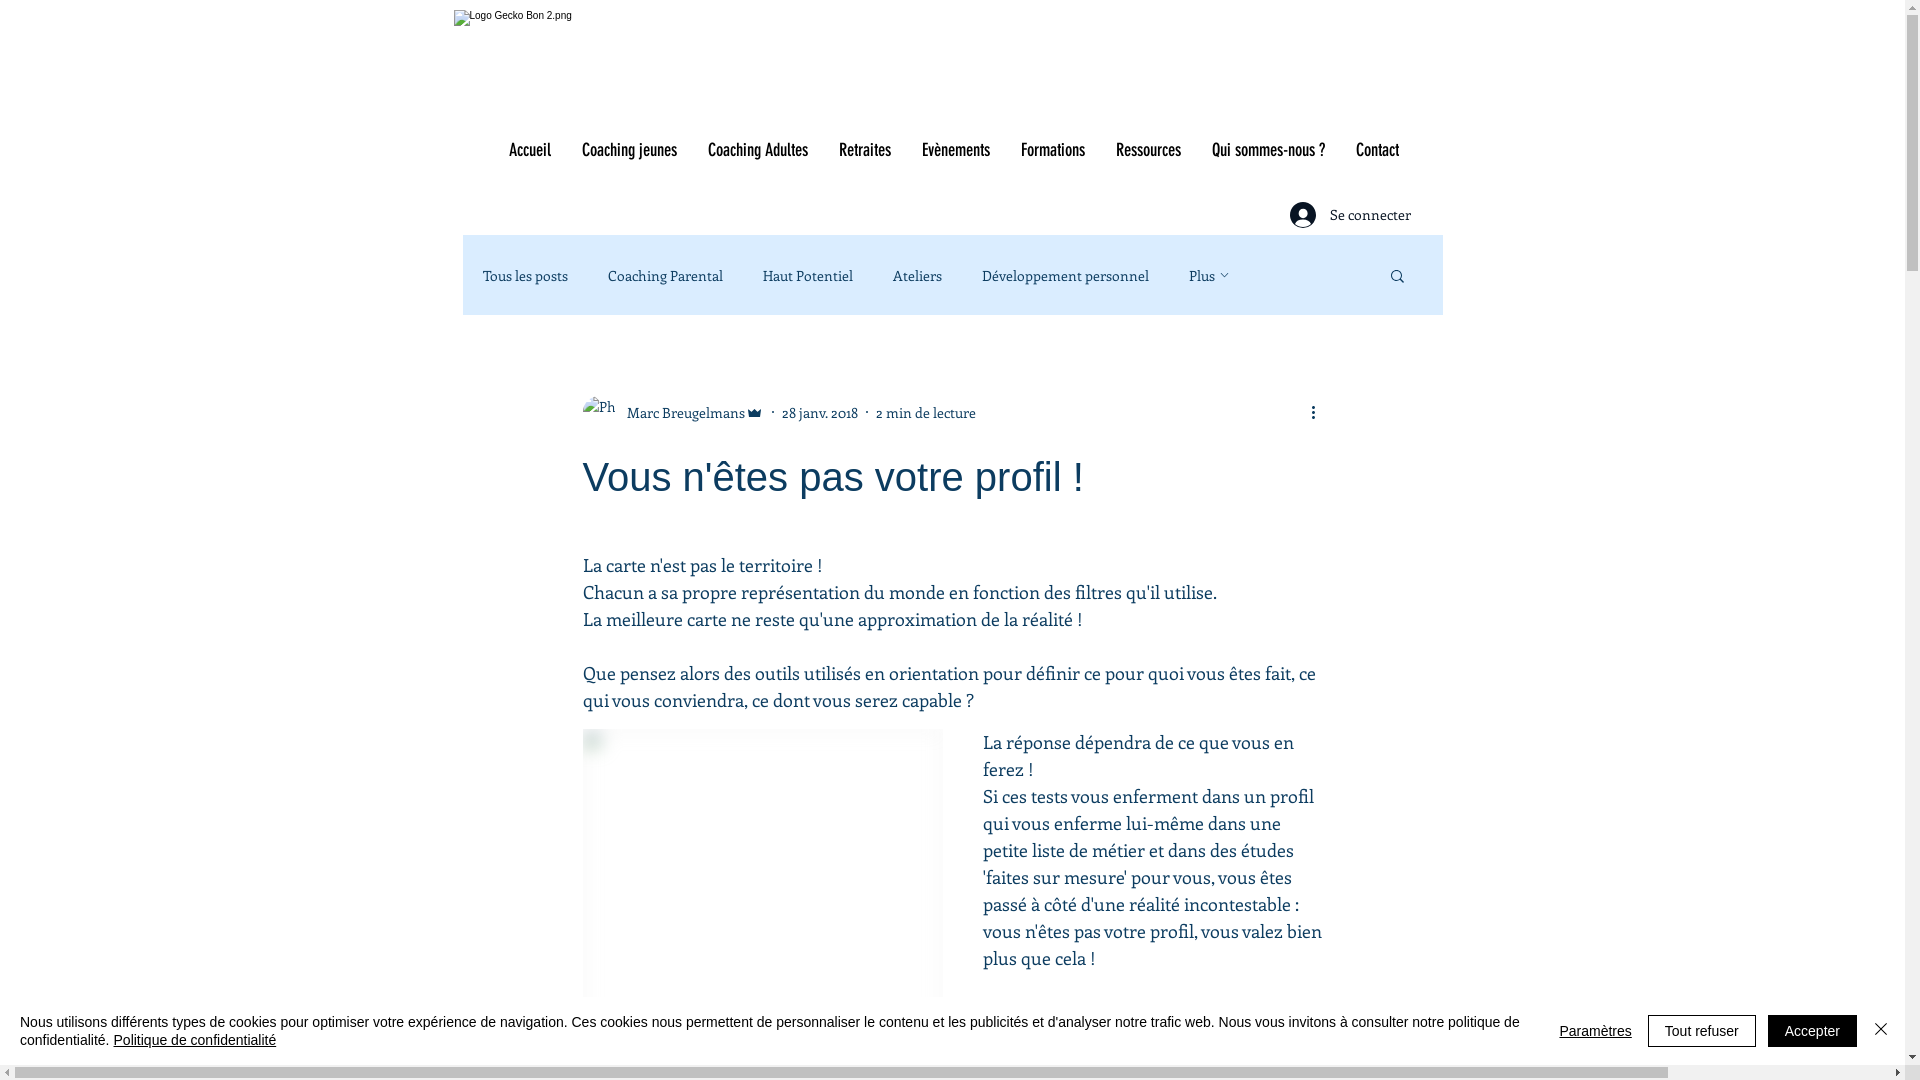 This screenshot has height=1080, width=1920. What do you see at coordinates (761, 275) in the screenshot?
I see `'Haut Potentiel'` at bounding box center [761, 275].